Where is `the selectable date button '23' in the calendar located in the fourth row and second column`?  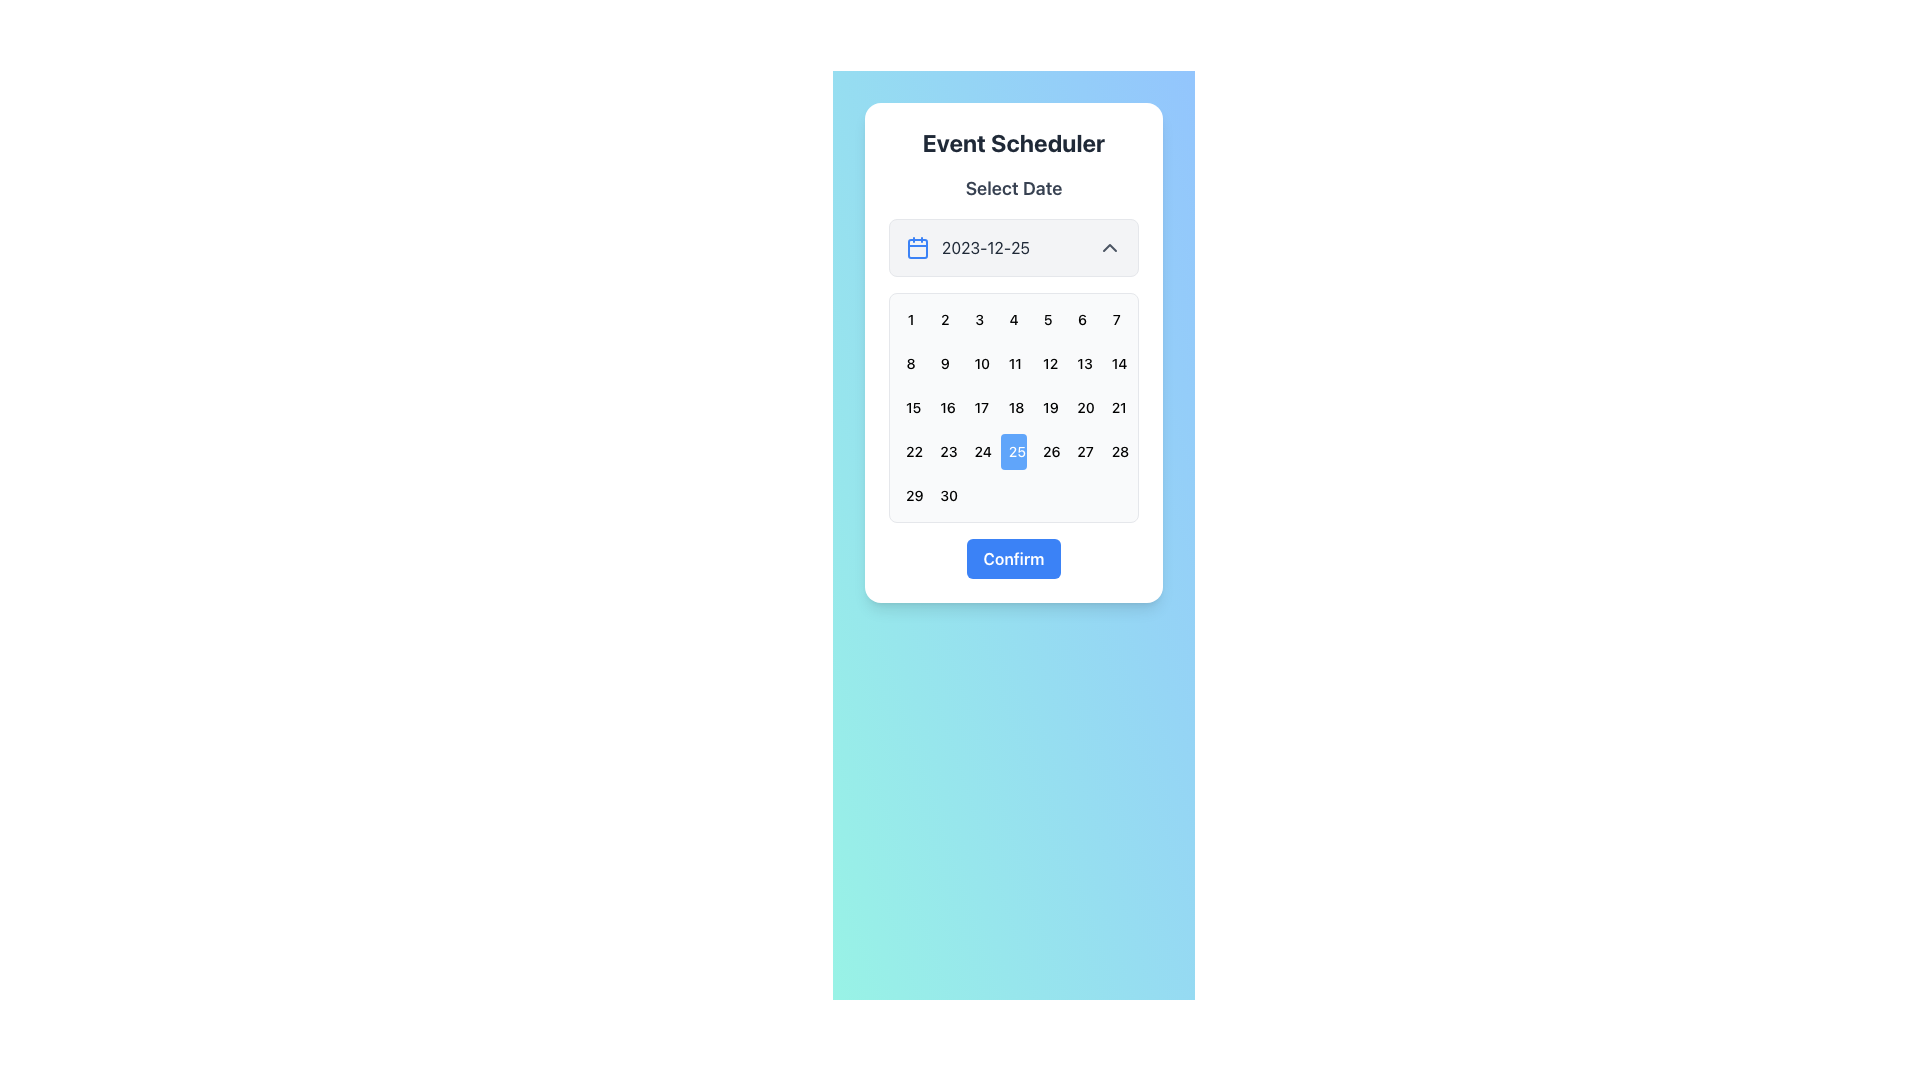
the selectable date button '23' in the calendar located in the fourth row and second column is located at coordinates (944, 451).